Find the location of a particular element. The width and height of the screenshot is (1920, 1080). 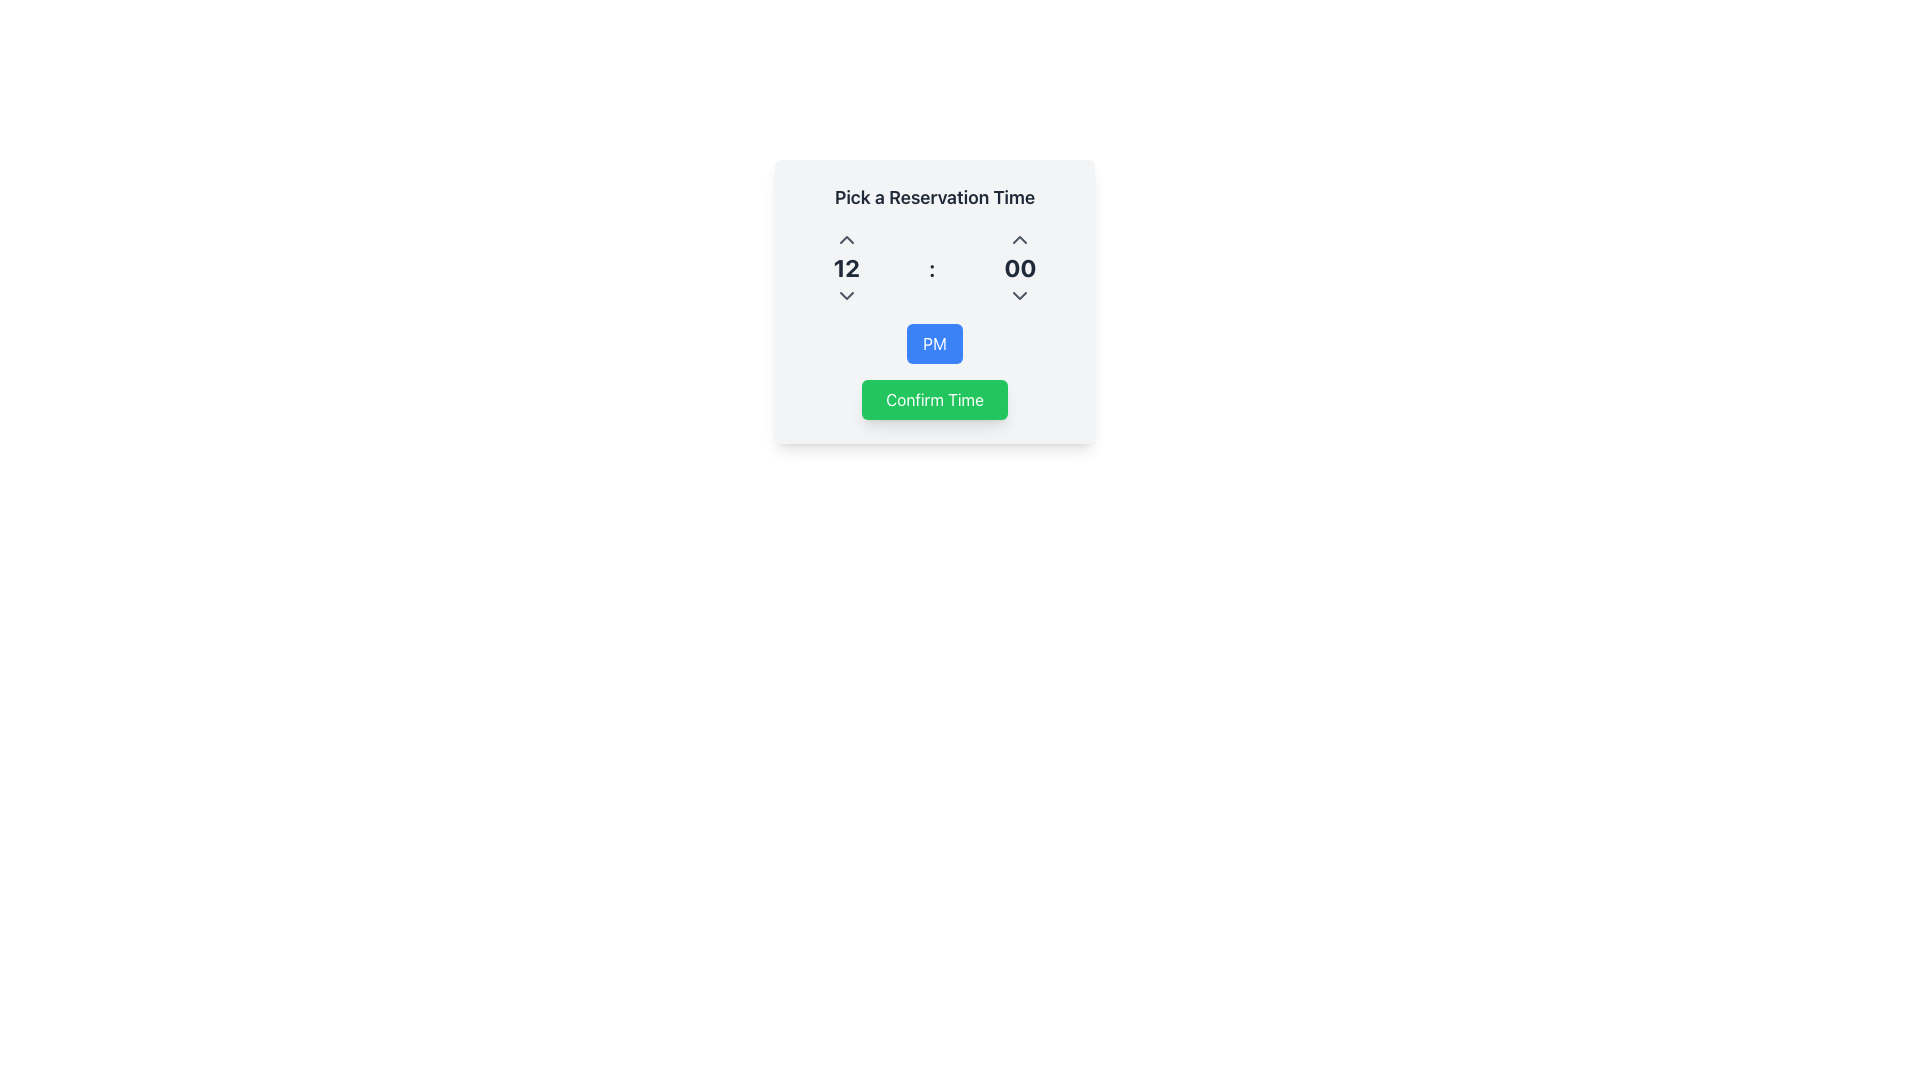

the 'Confirm Time' button, which is a rectangular button with white text on a green background, located at the bottom center of the interface is located at coordinates (934, 400).